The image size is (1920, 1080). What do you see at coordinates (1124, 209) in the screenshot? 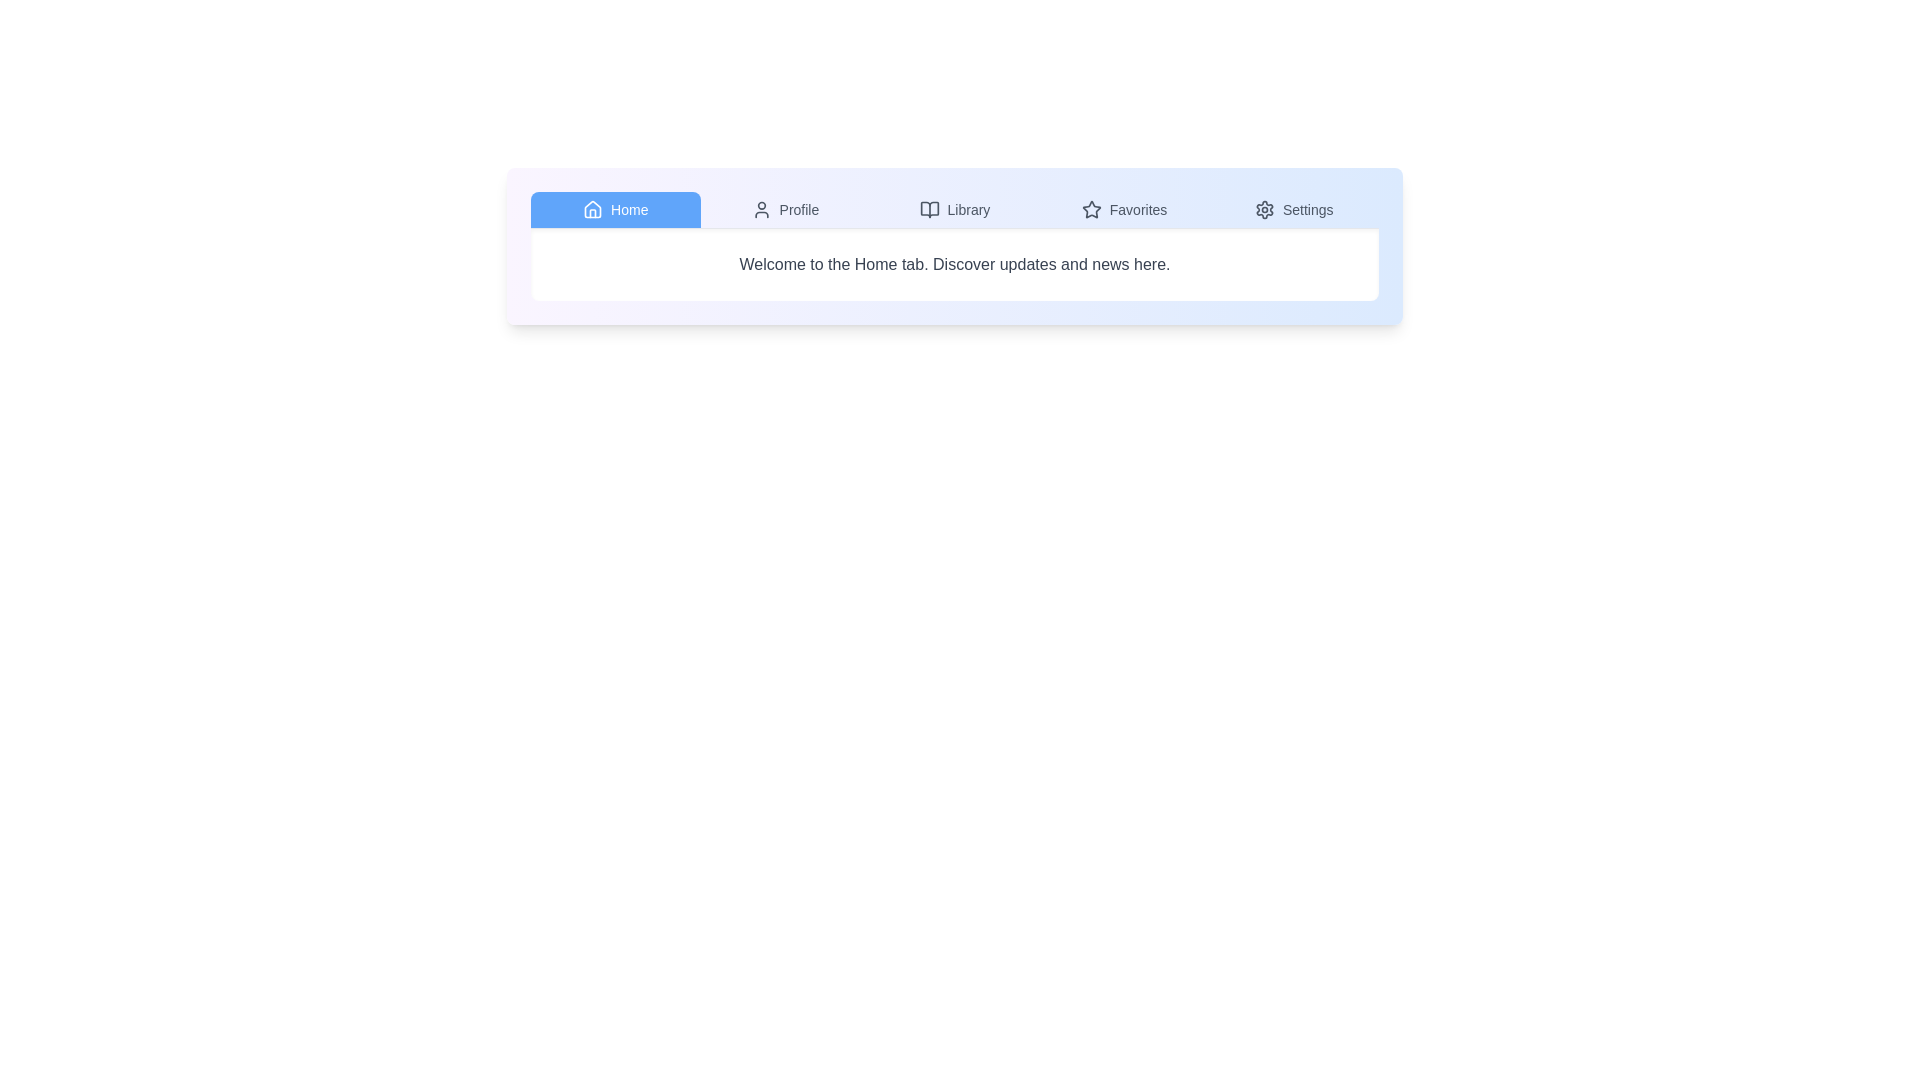
I see `the 'Favorites' tab in the navigation menu` at bounding box center [1124, 209].